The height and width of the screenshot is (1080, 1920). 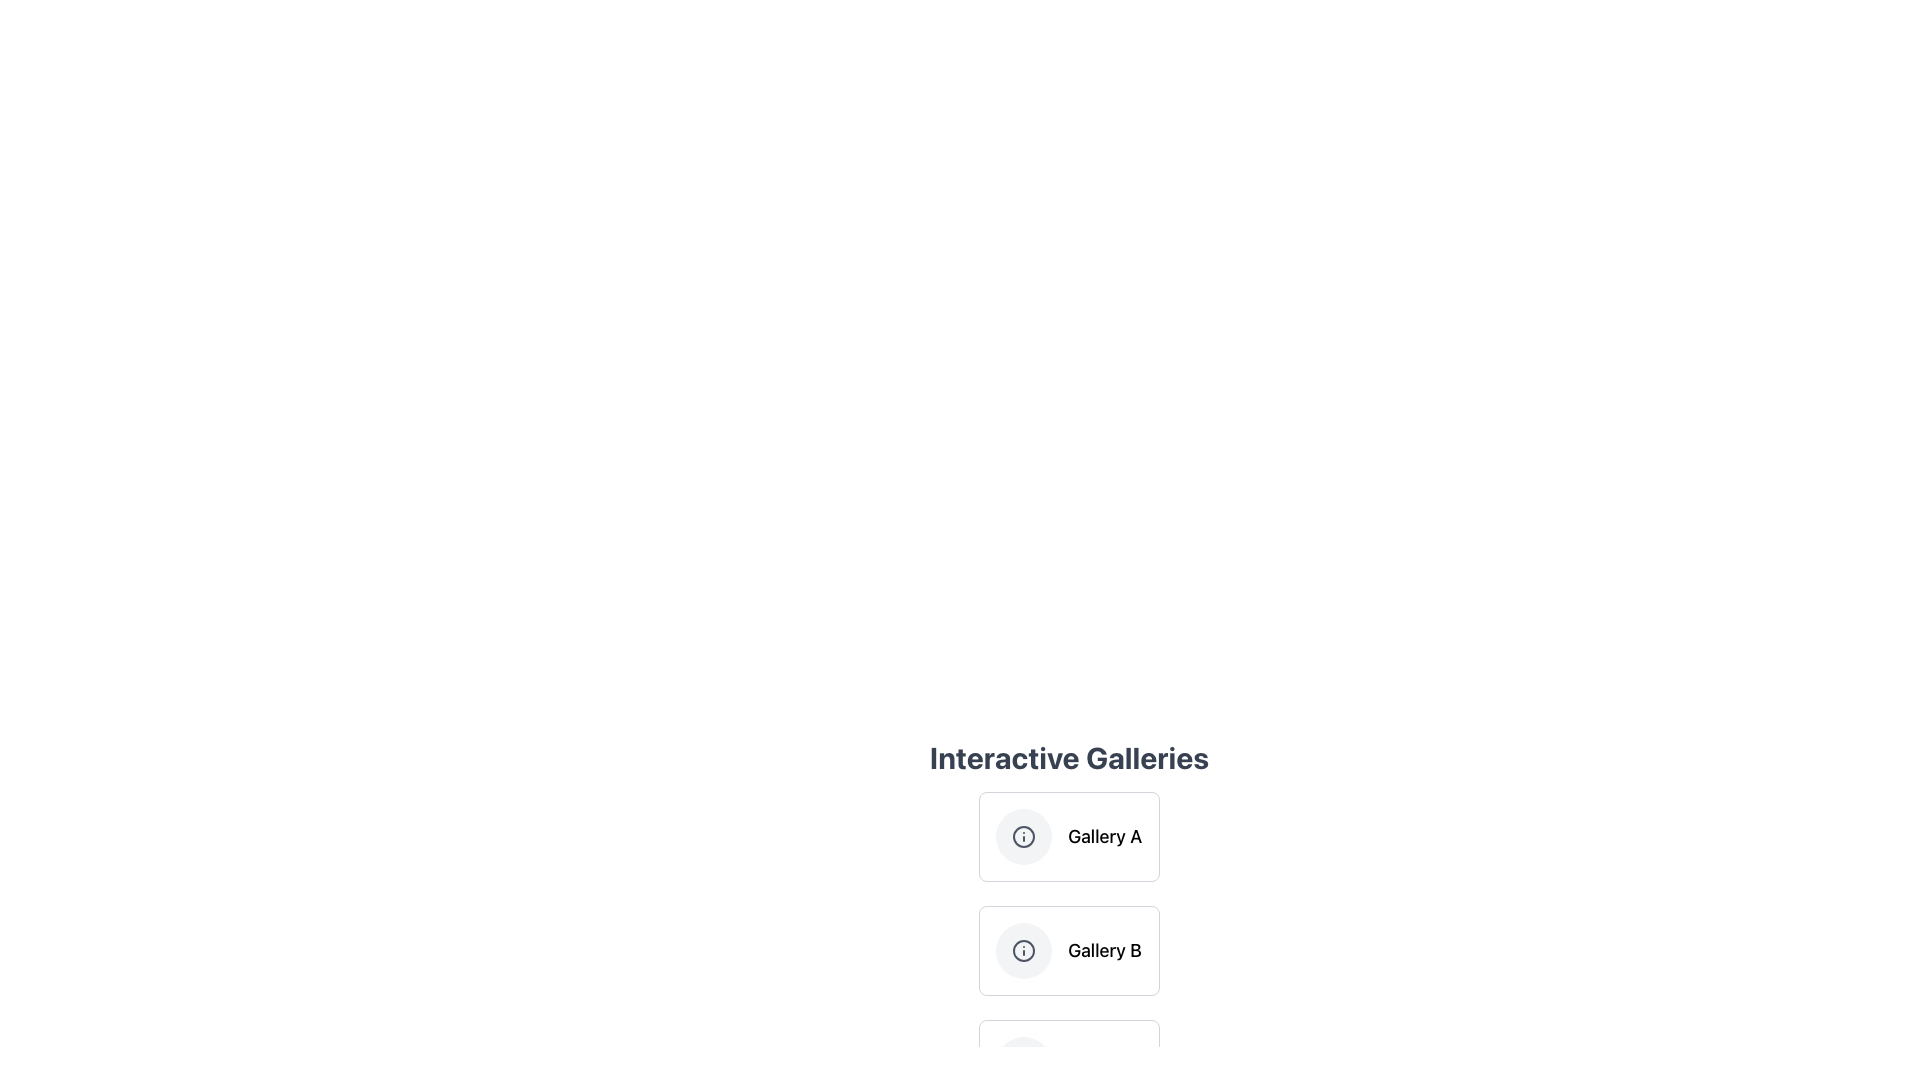 I want to click on on the 'Gallery A' interactive item, which features a circular icon with an information symbol and bold black text, located under the 'Interactive Galleries' heading, so click(x=1068, y=837).